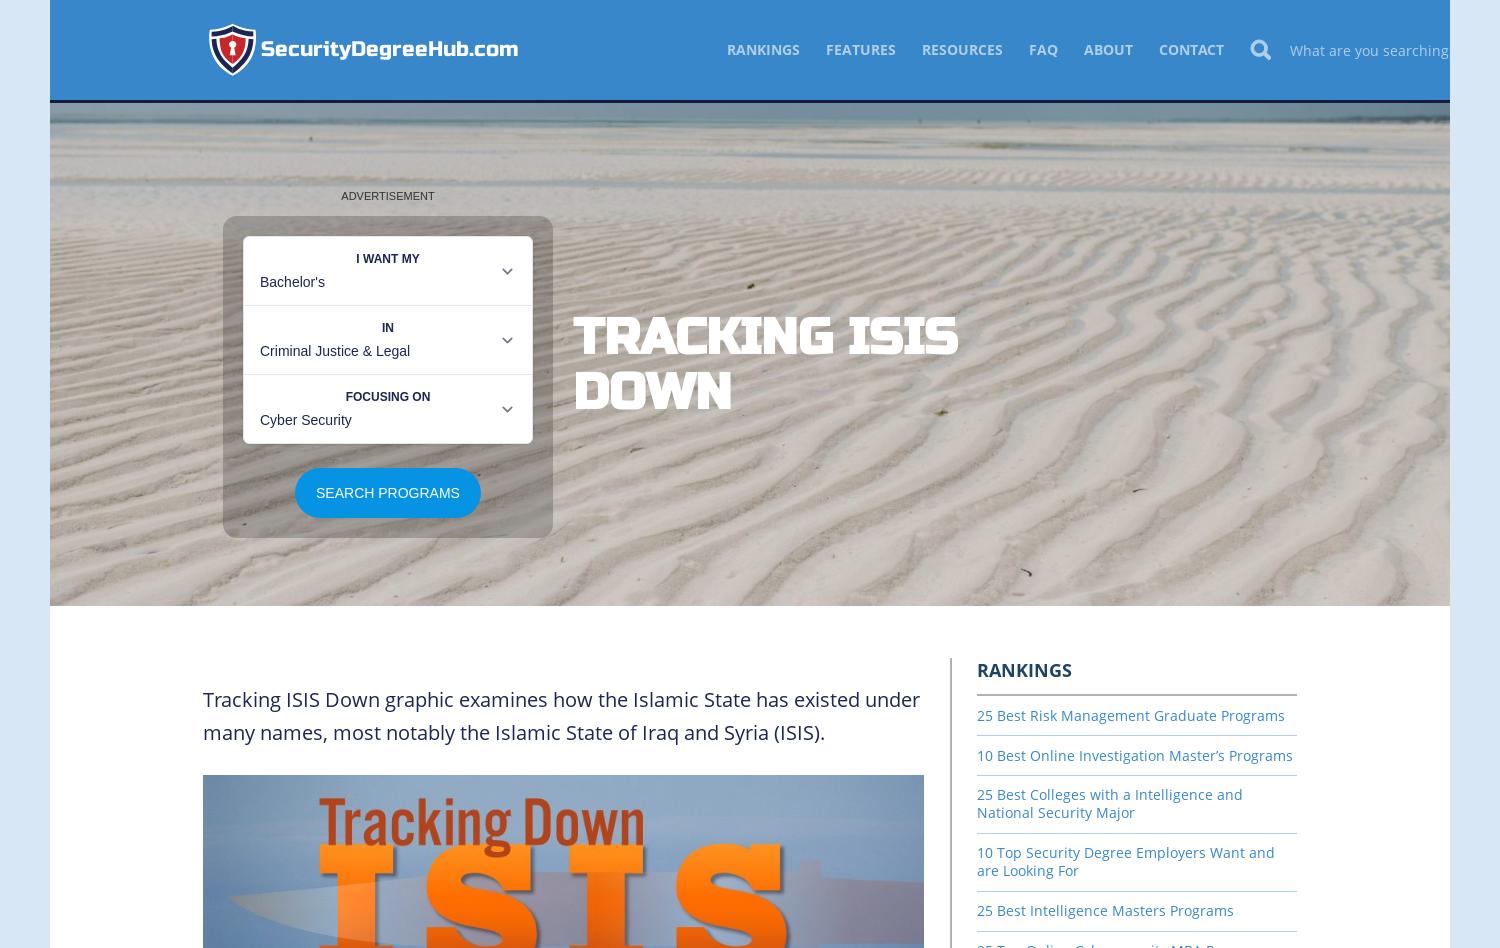 The height and width of the screenshot is (948, 1500). What do you see at coordinates (561, 715) in the screenshot?
I see `'Tracking ISIS Down graphic examines how the Islamic State has existed under many names, most notably the Islamic State of Iraq and Syria (ISIS).'` at bounding box center [561, 715].